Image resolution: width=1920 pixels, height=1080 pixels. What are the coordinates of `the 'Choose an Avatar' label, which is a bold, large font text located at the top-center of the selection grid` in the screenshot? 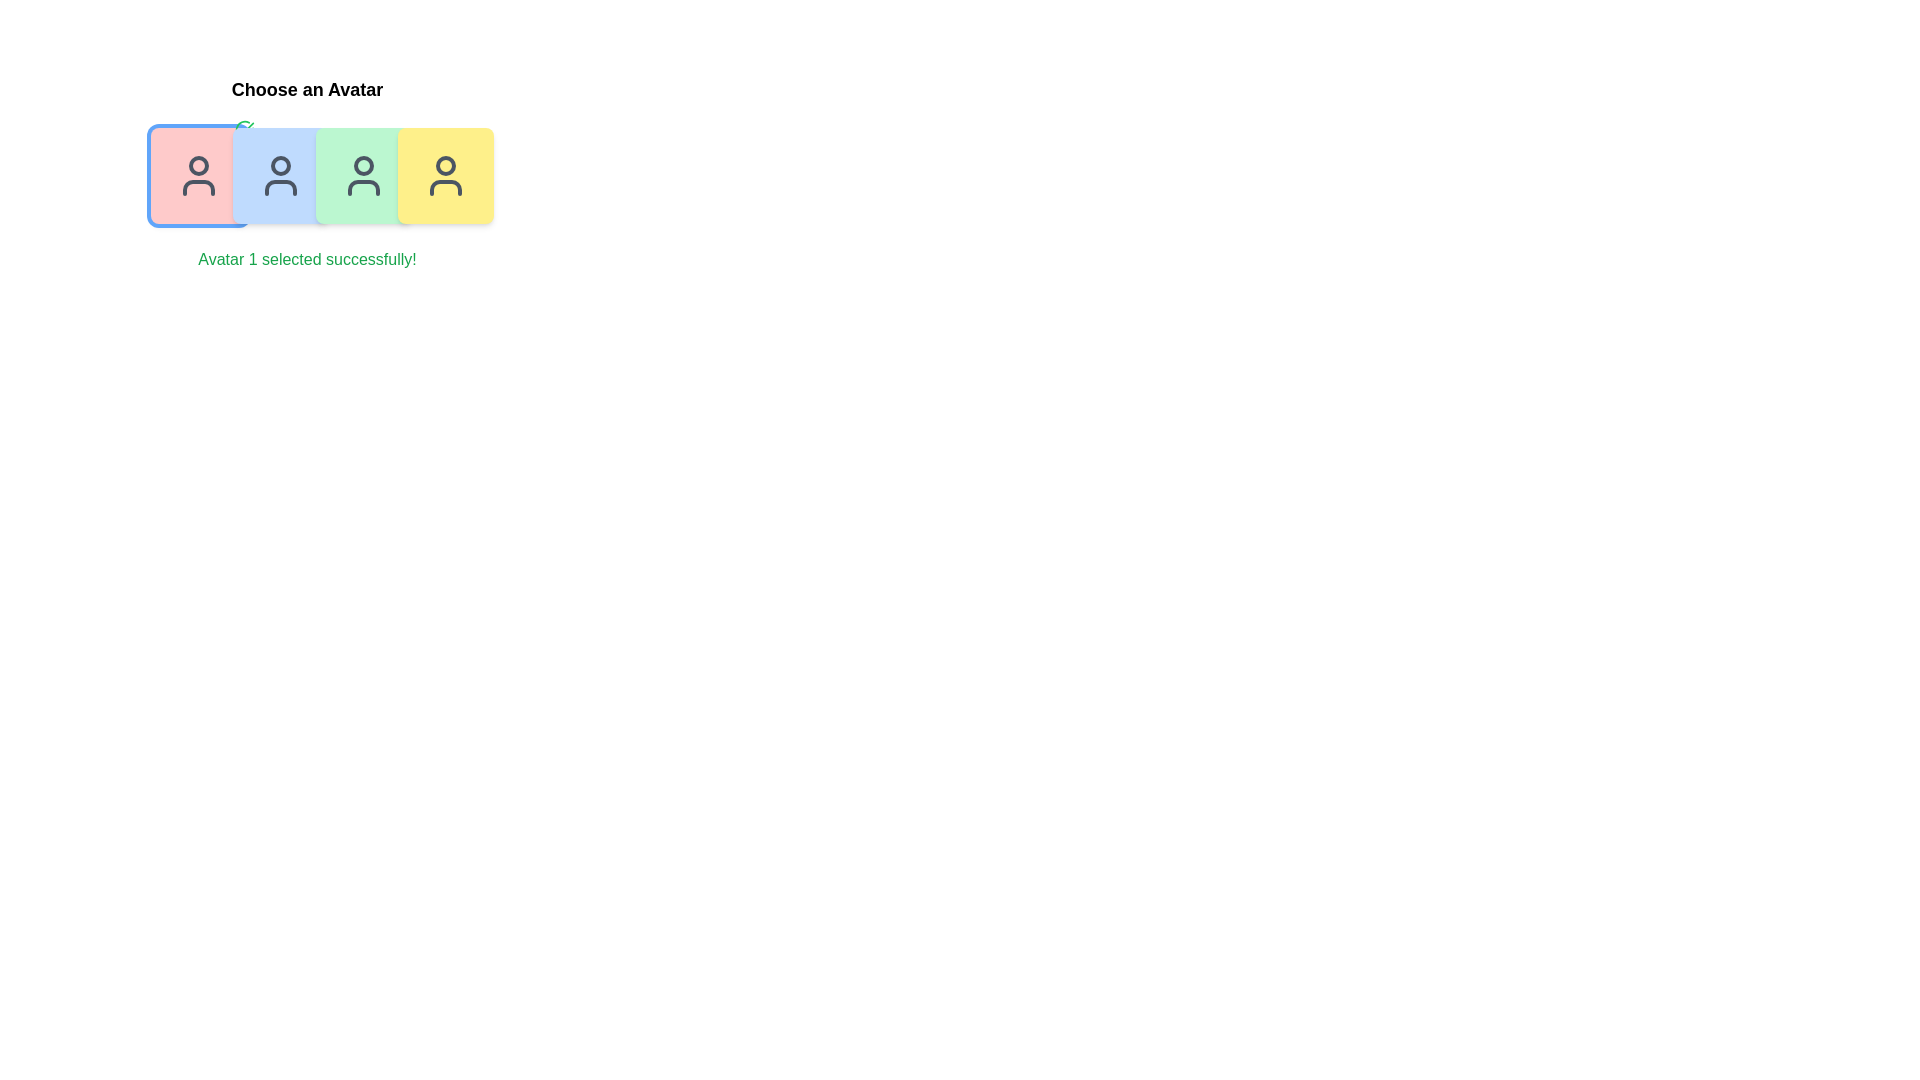 It's located at (306, 88).